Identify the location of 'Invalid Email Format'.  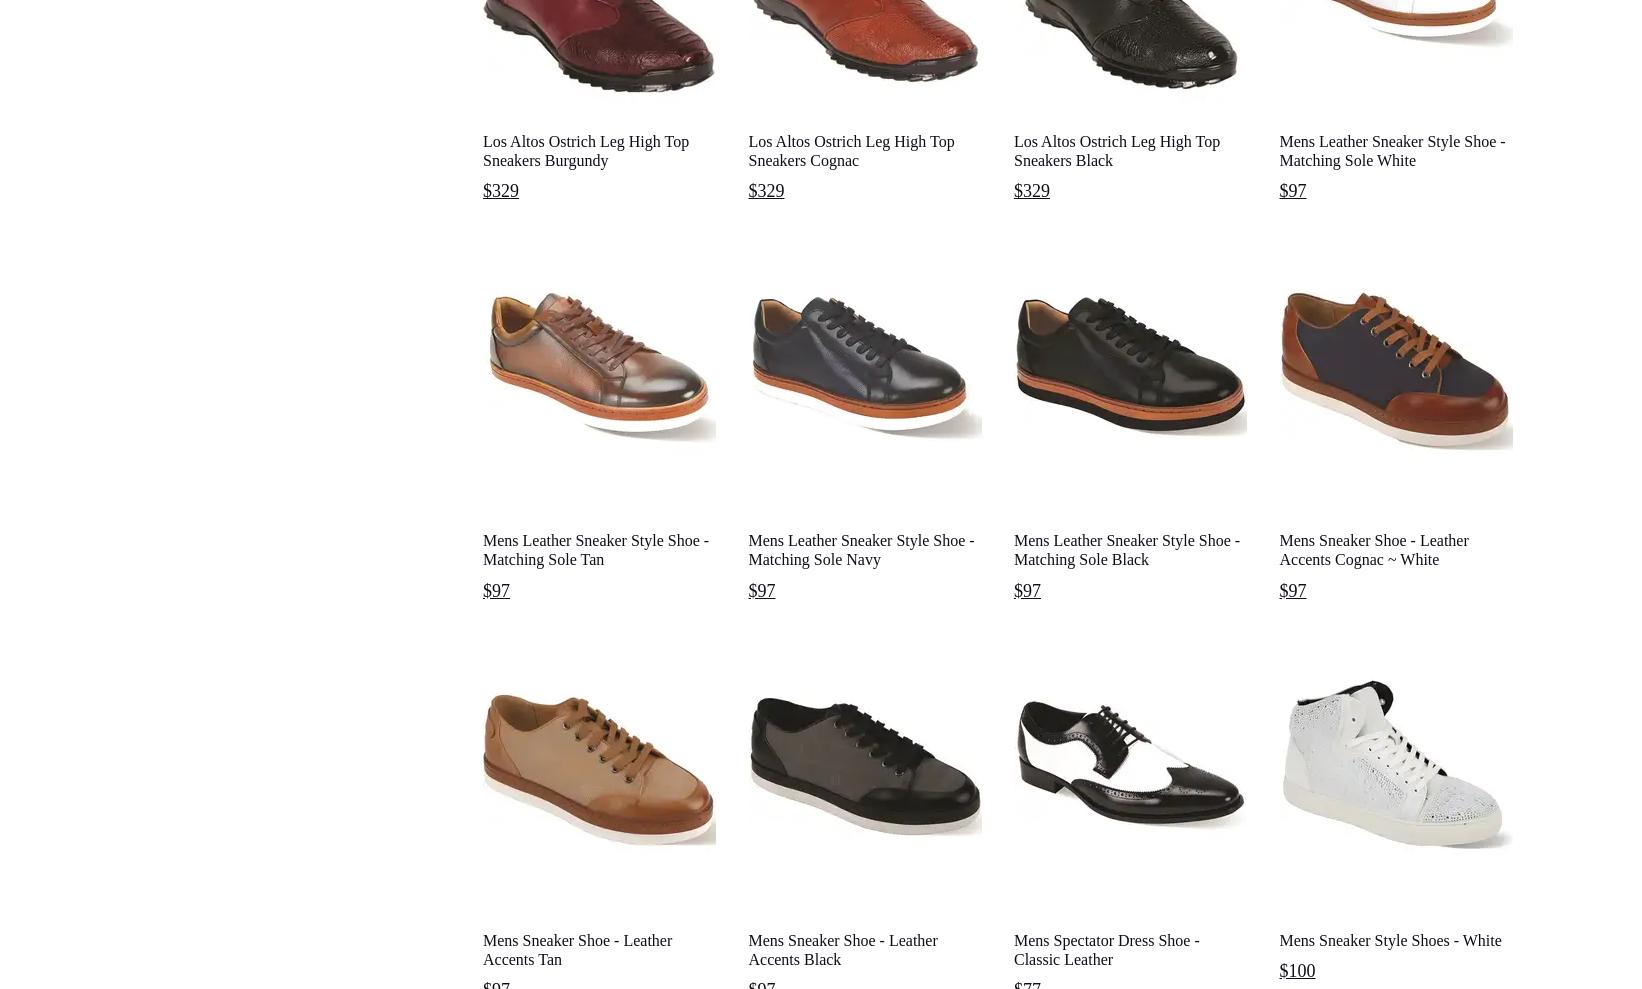
(908, 653).